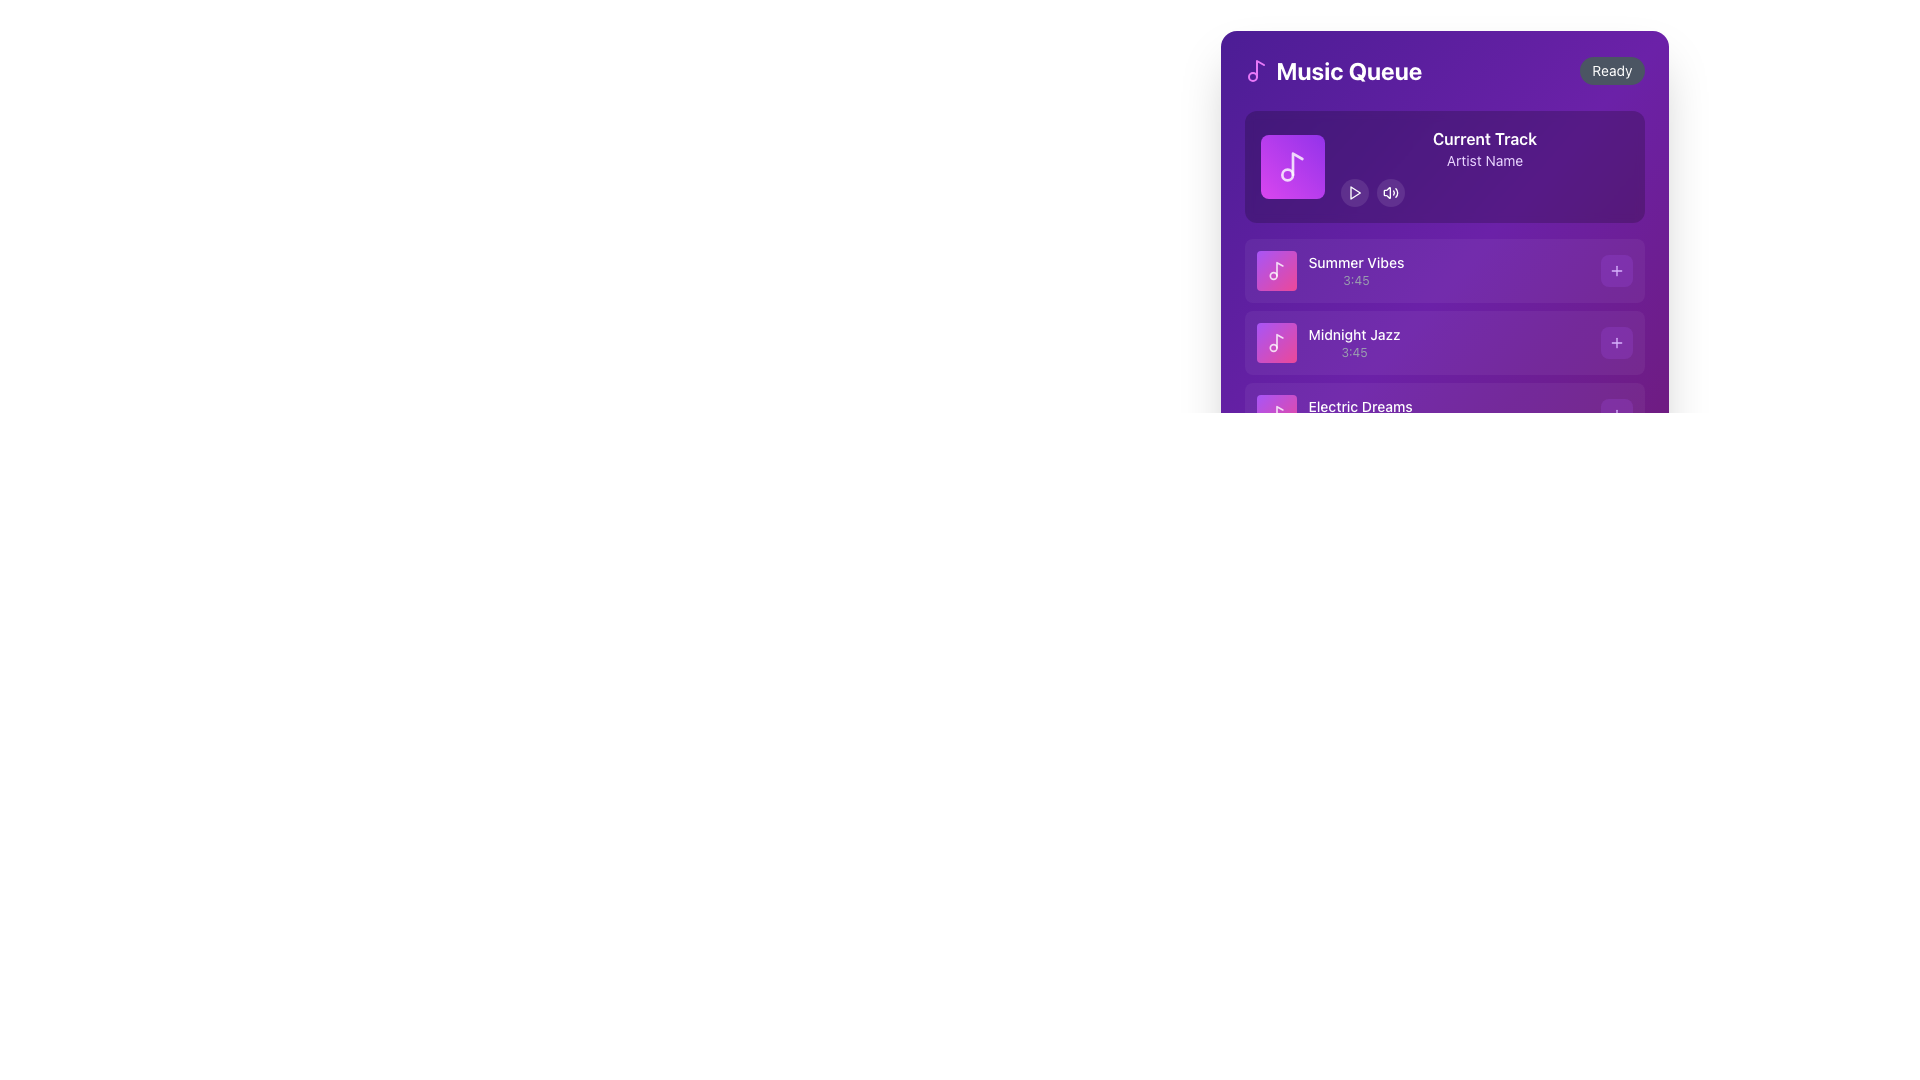  What do you see at coordinates (1444, 165) in the screenshot?
I see `the currently playing track information element, which is located below the 'Music Queue' heading and above the listed tracks` at bounding box center [1444, 165].